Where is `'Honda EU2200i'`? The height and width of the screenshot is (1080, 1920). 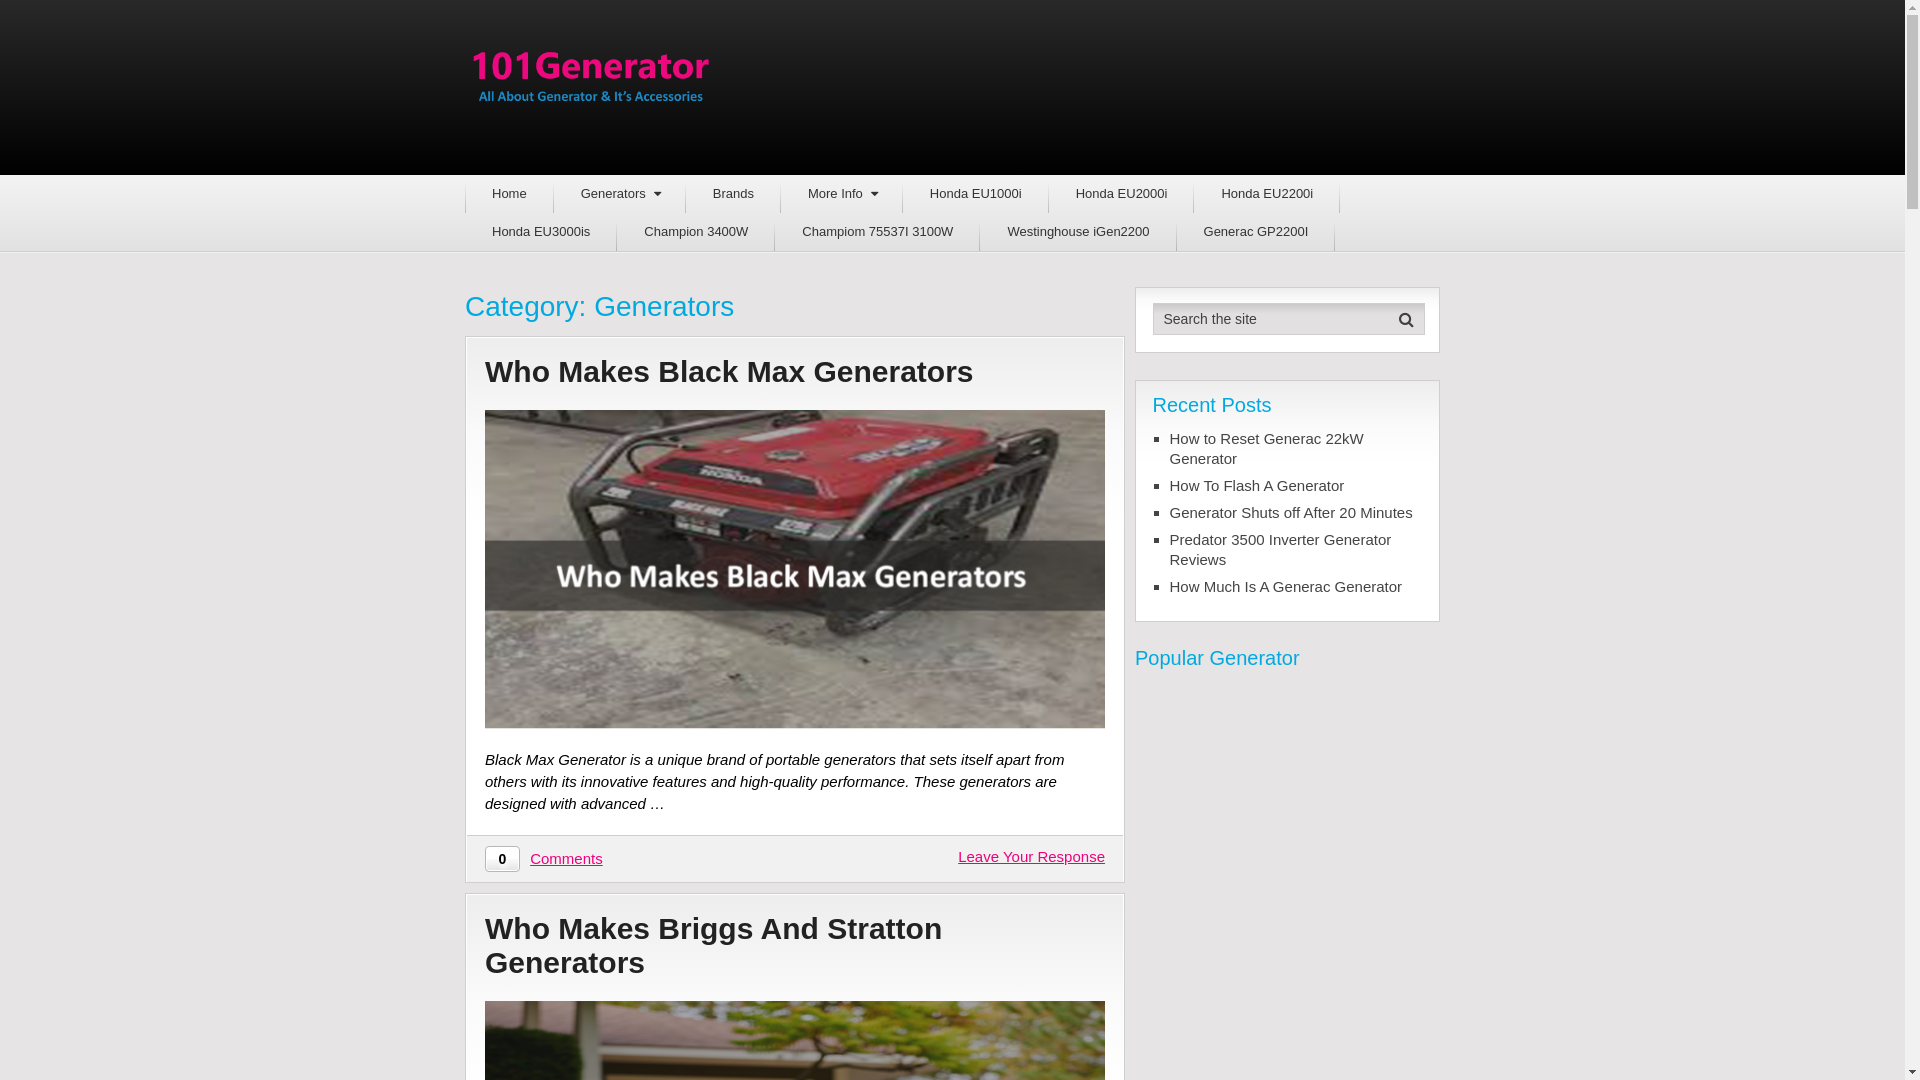 'Honda EU2200i' is located at coordinates (1266, 193).